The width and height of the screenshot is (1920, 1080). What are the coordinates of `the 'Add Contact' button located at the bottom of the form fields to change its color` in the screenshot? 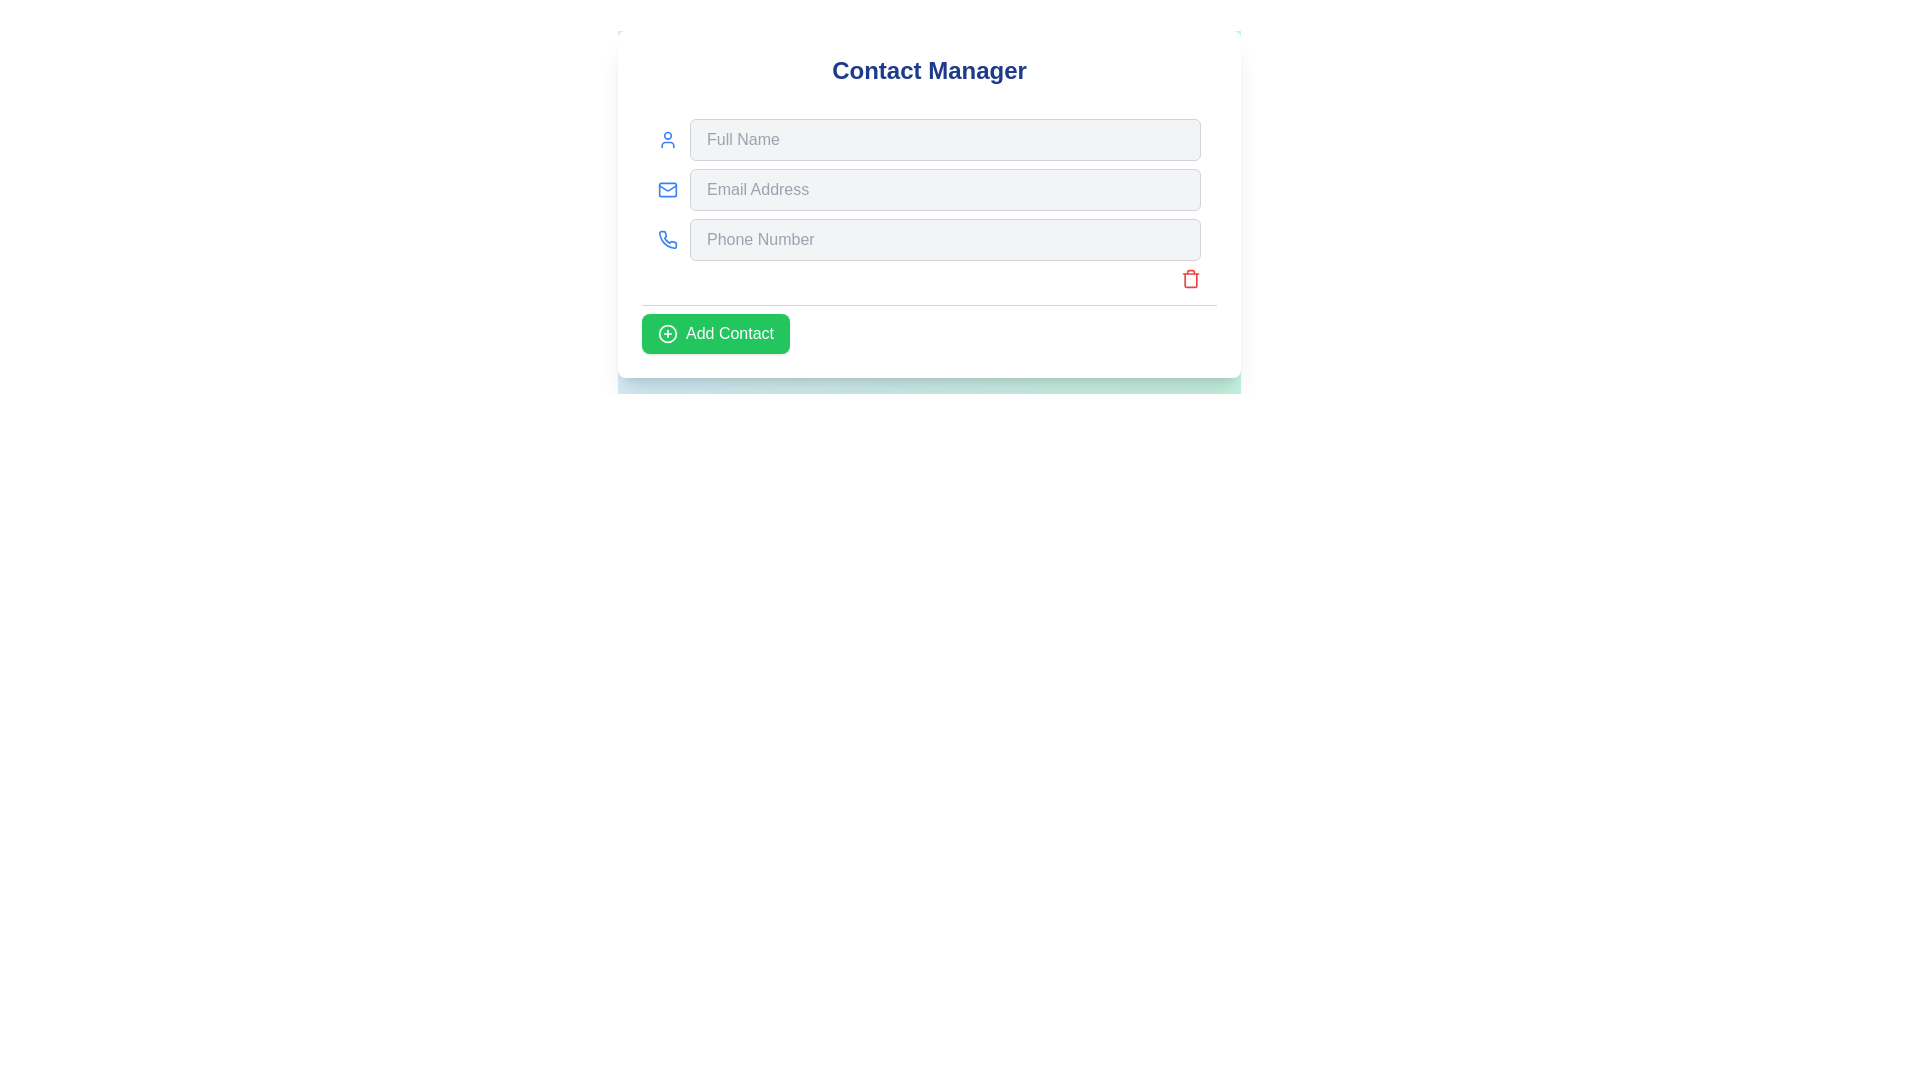 It's located at (715, 333).